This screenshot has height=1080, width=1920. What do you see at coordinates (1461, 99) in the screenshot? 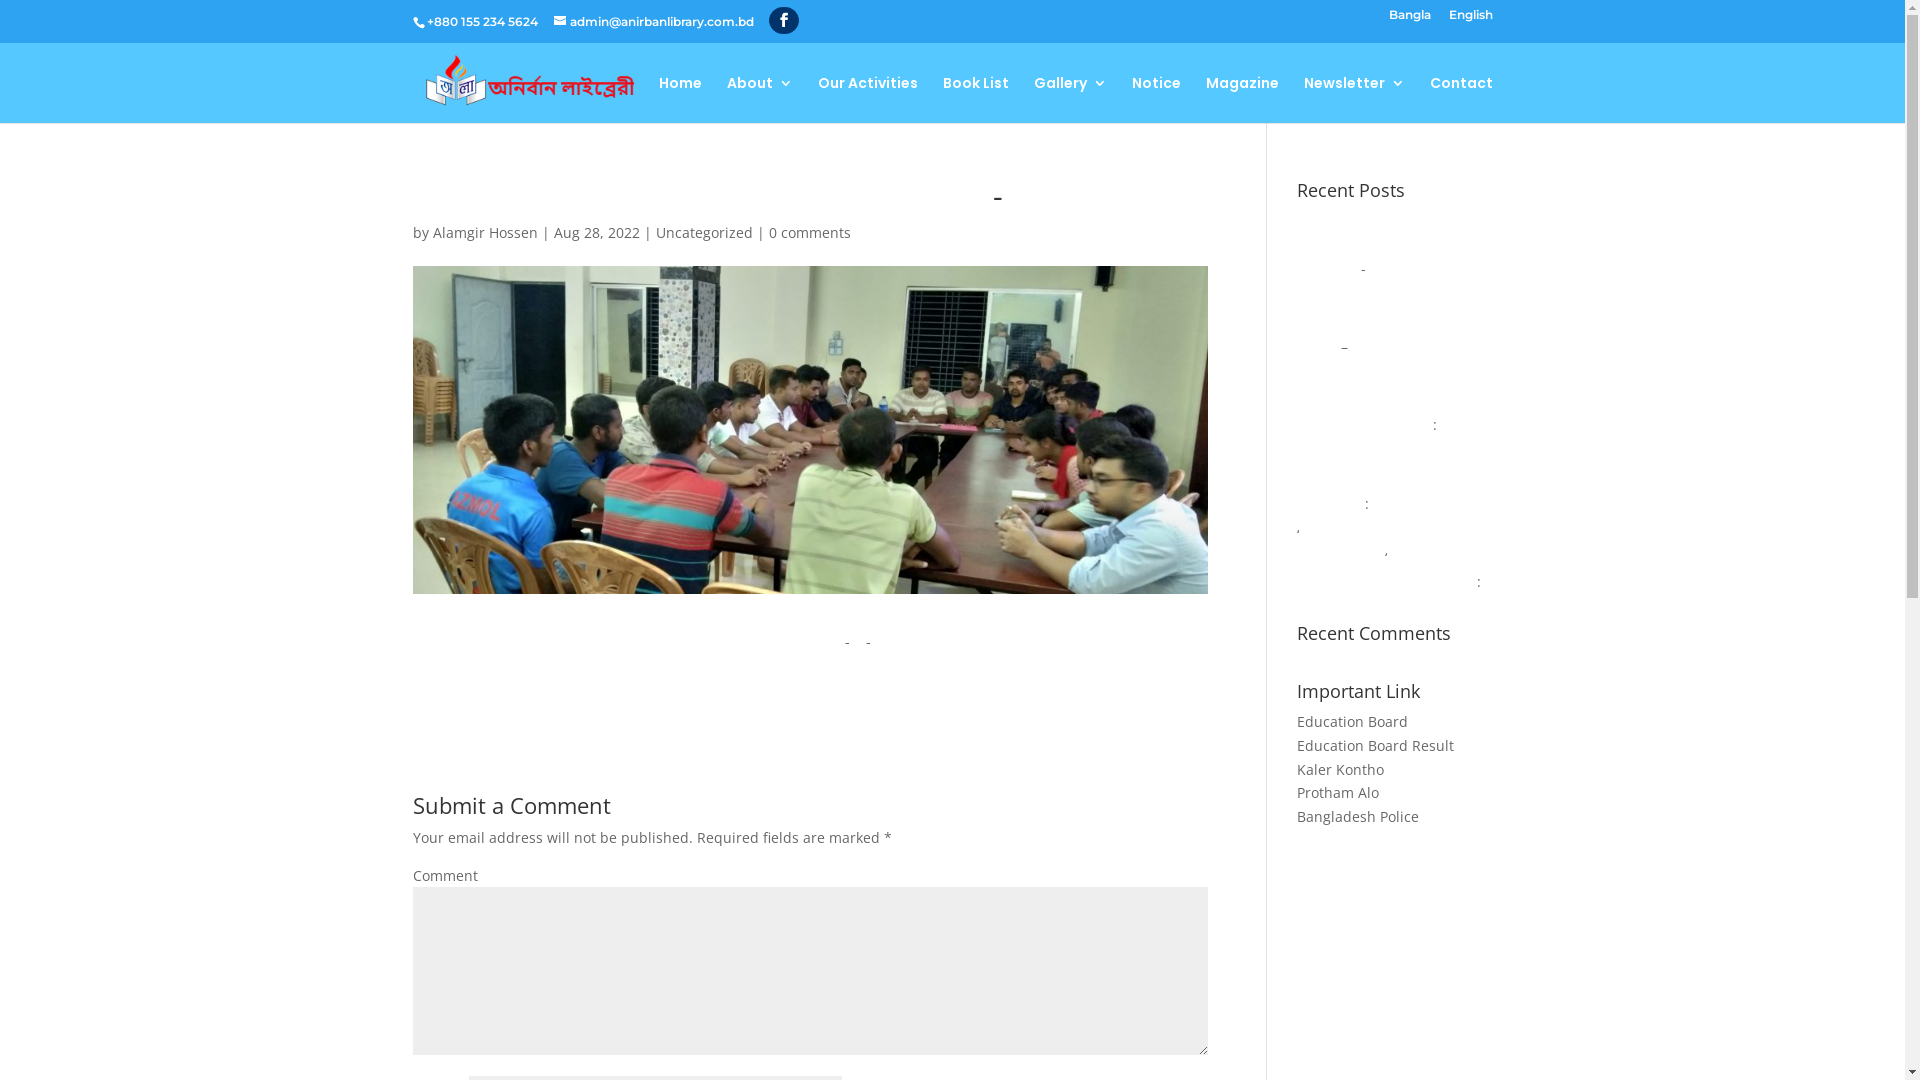
I see `'Contact'` at bounding box center [1461, 99].